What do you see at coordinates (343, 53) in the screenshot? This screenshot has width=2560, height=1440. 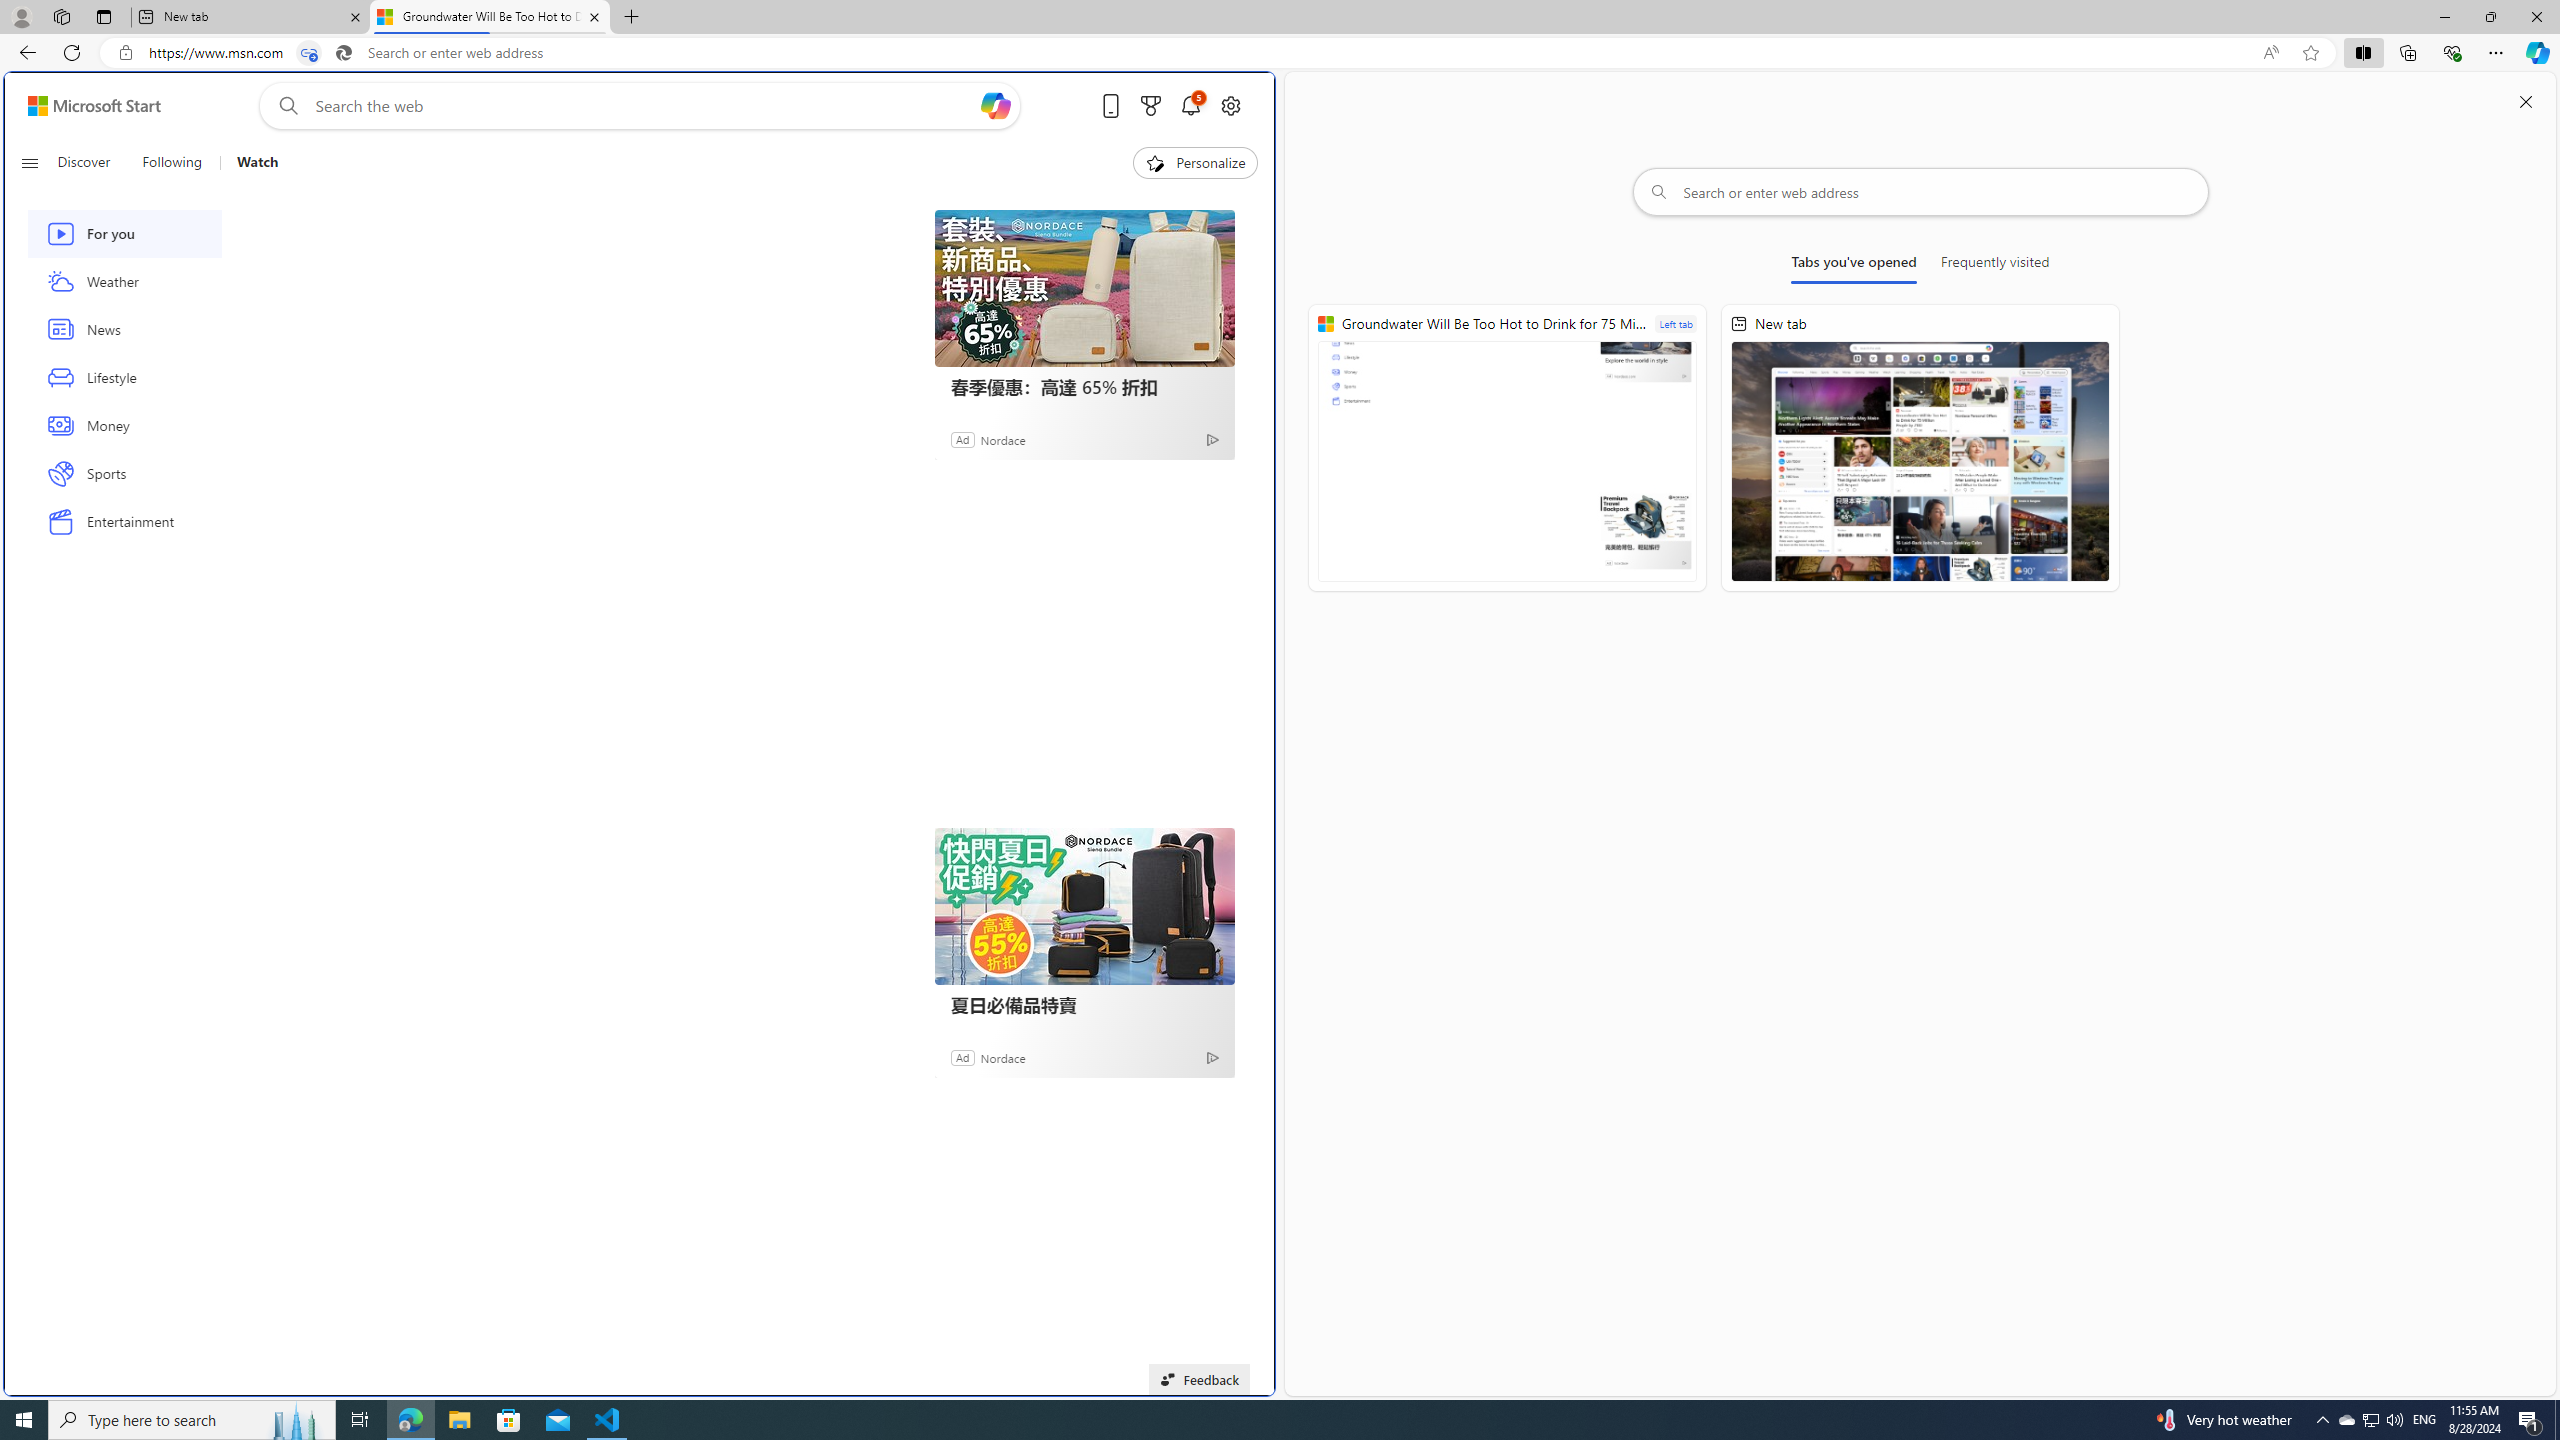 I see `'Search icon'` at bounding box center [343, 53].